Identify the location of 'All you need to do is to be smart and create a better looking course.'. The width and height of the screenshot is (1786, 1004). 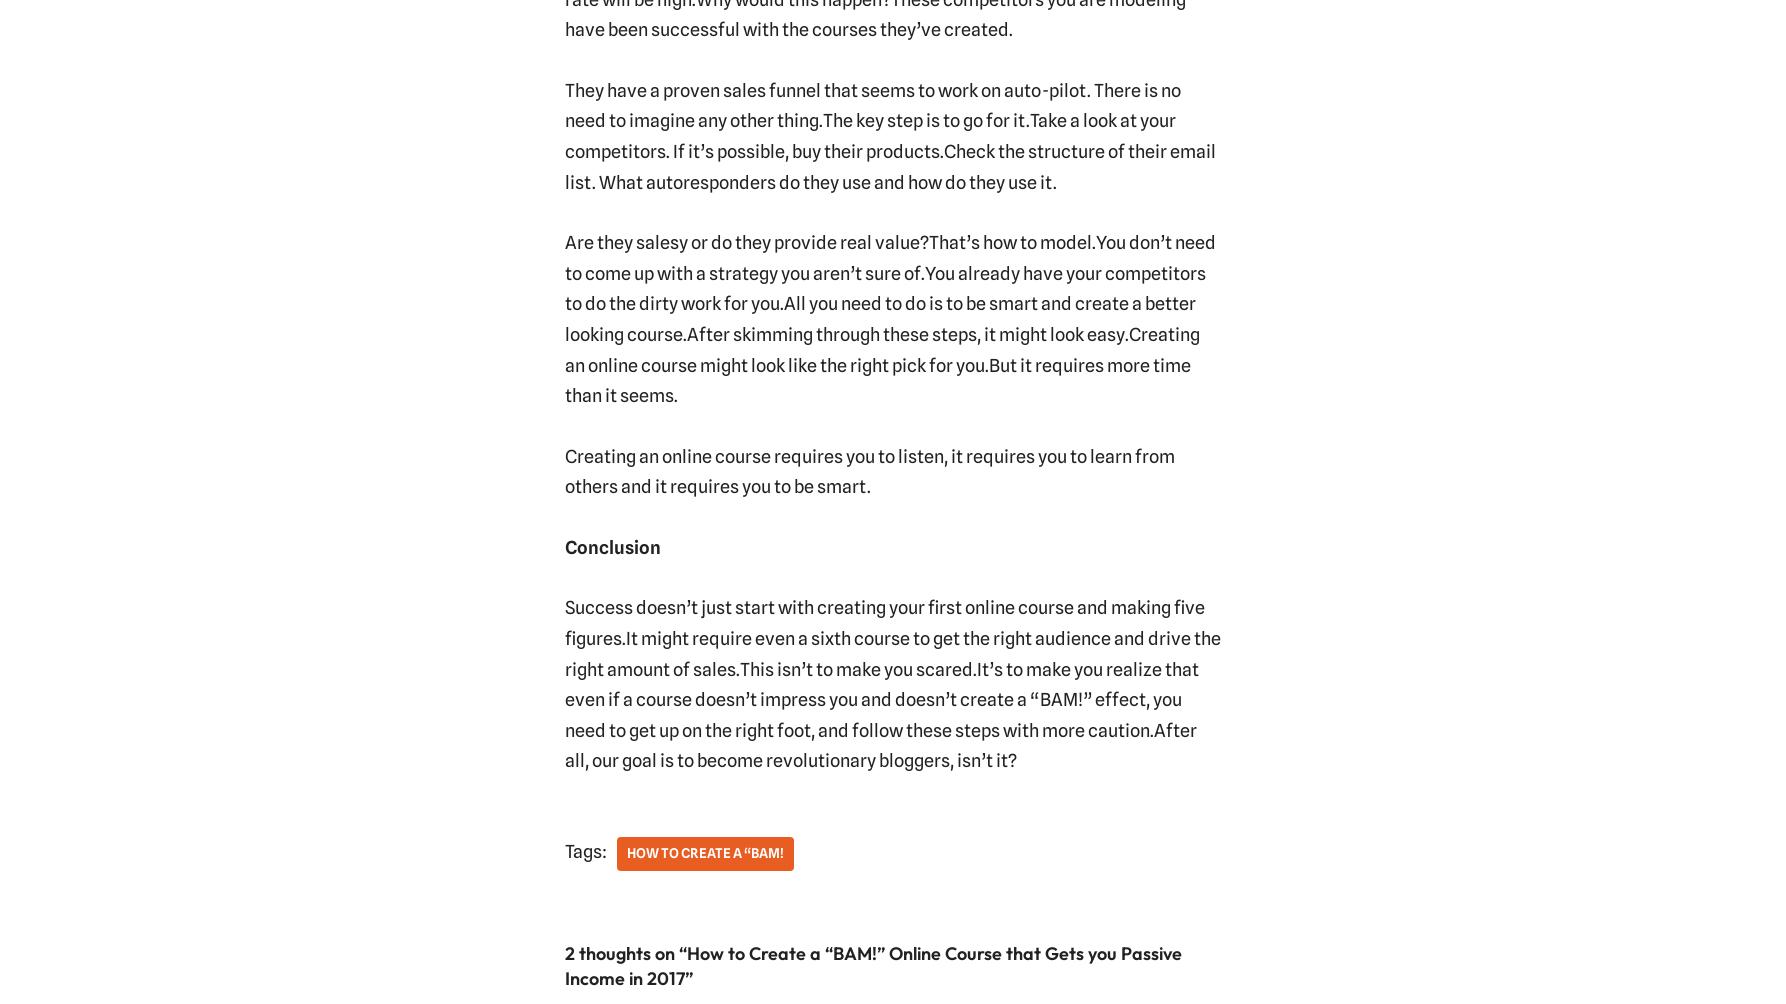
(878, 318).